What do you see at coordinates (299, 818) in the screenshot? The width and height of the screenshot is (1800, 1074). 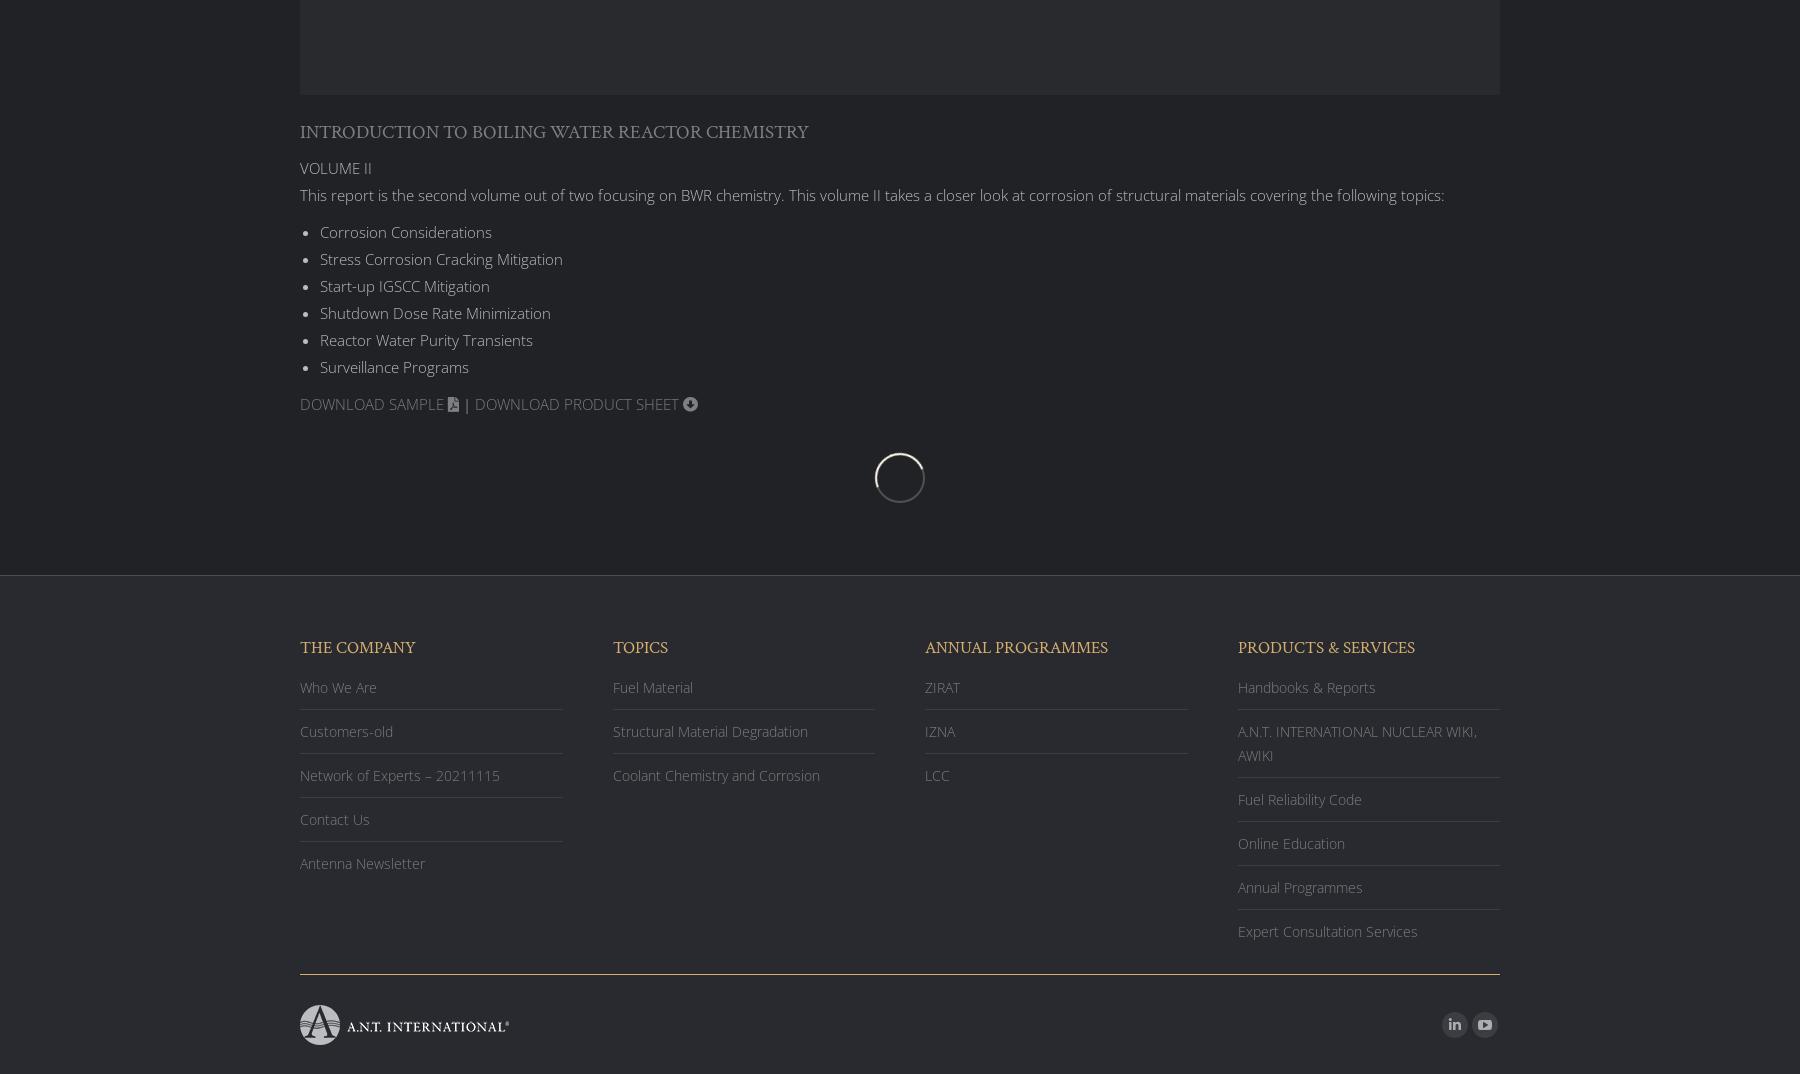 I see `'Contact Us'` at bounding box center [299, 818].